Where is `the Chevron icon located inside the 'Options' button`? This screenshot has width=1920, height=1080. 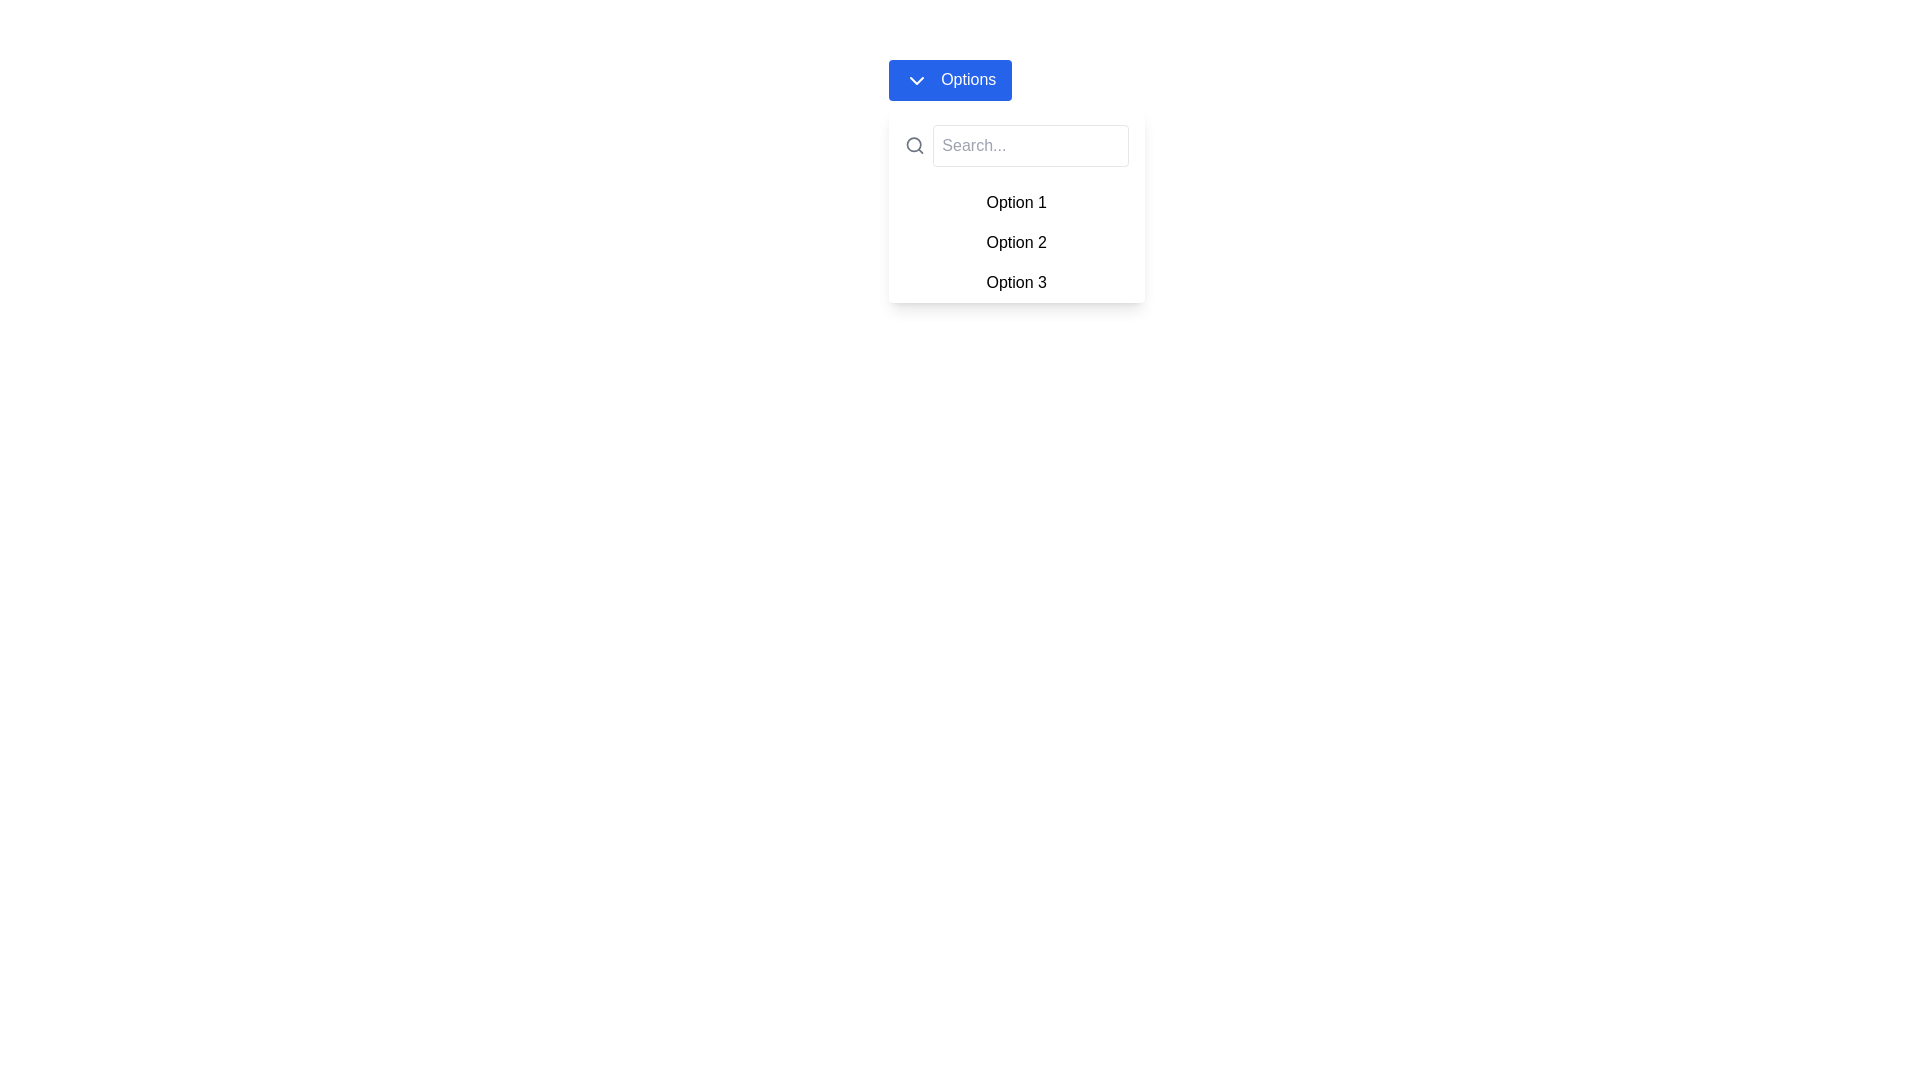
the Chevron icon located inside the 'Options' button is located at coordinates (915, 79).